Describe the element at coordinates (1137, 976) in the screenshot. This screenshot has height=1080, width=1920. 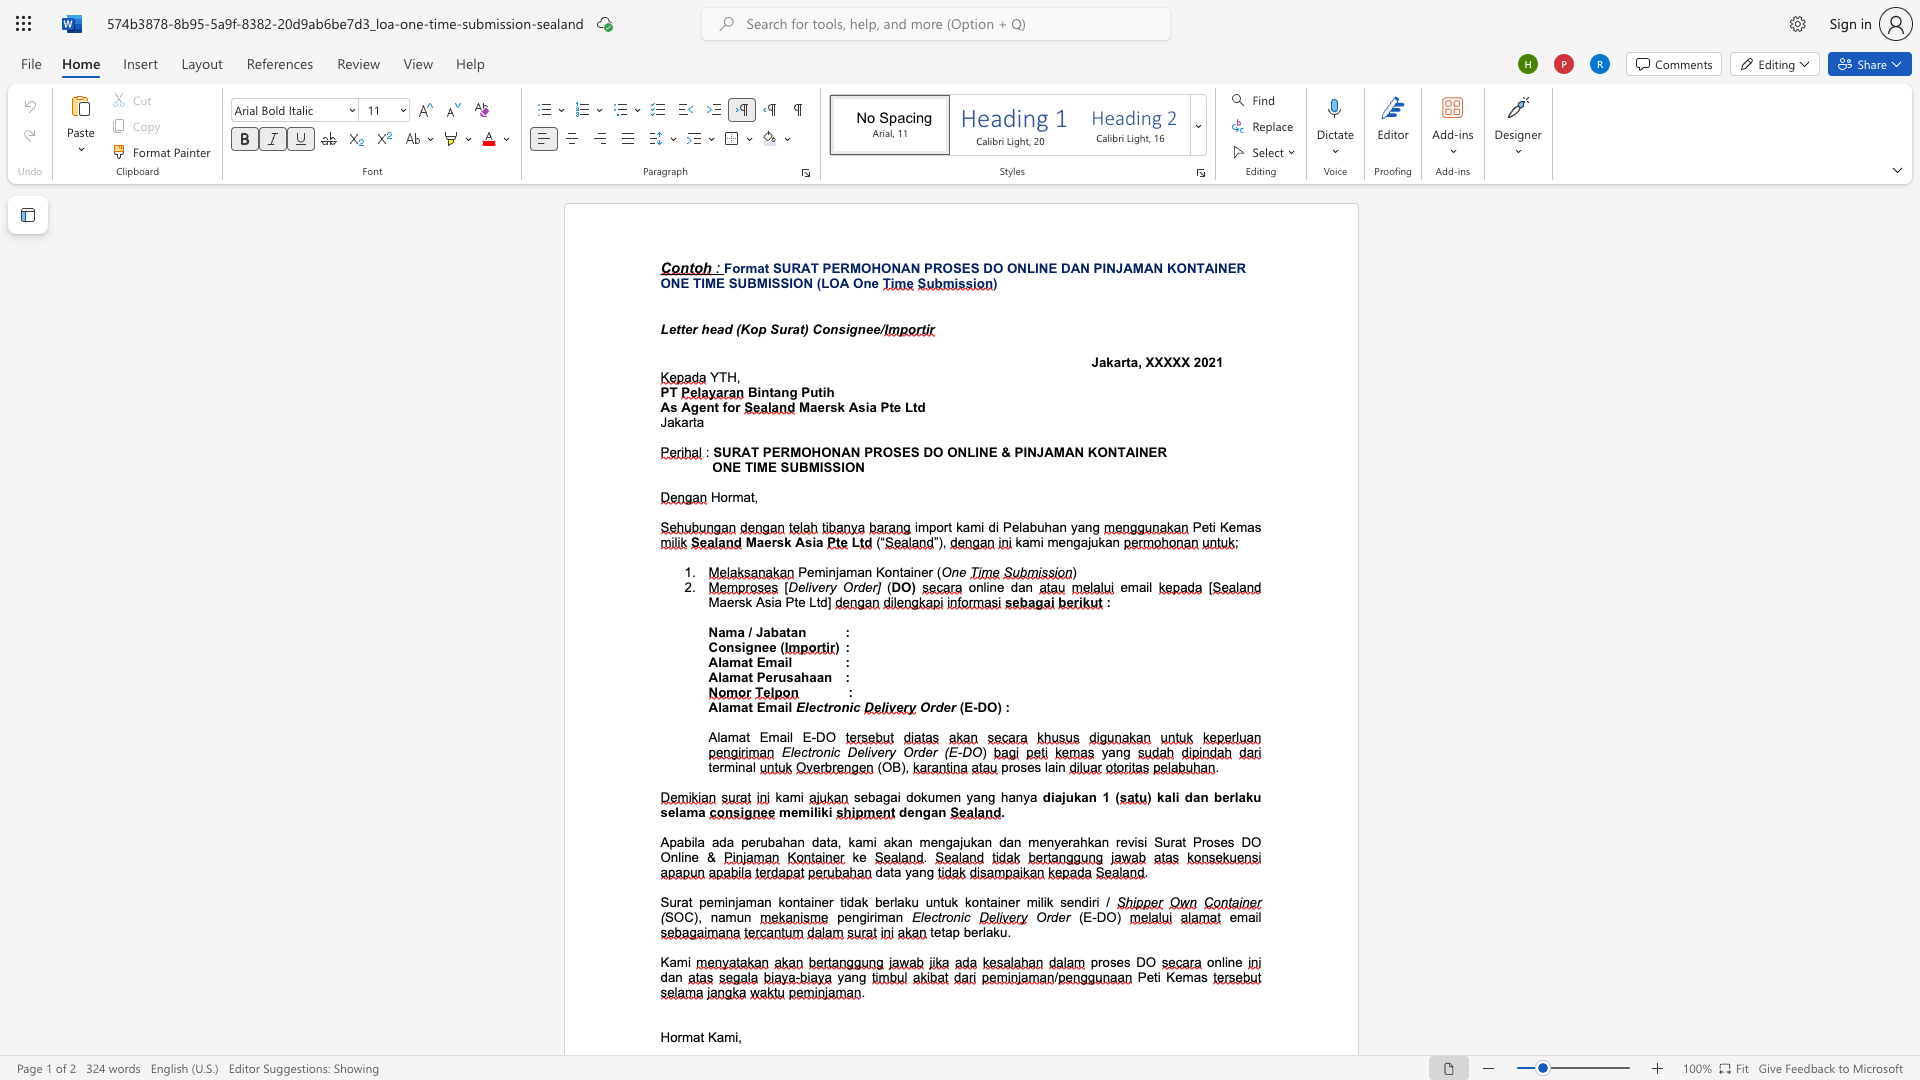
I see `the subset text "Peti Kem" within the text "Peti Kemas"` at that location.